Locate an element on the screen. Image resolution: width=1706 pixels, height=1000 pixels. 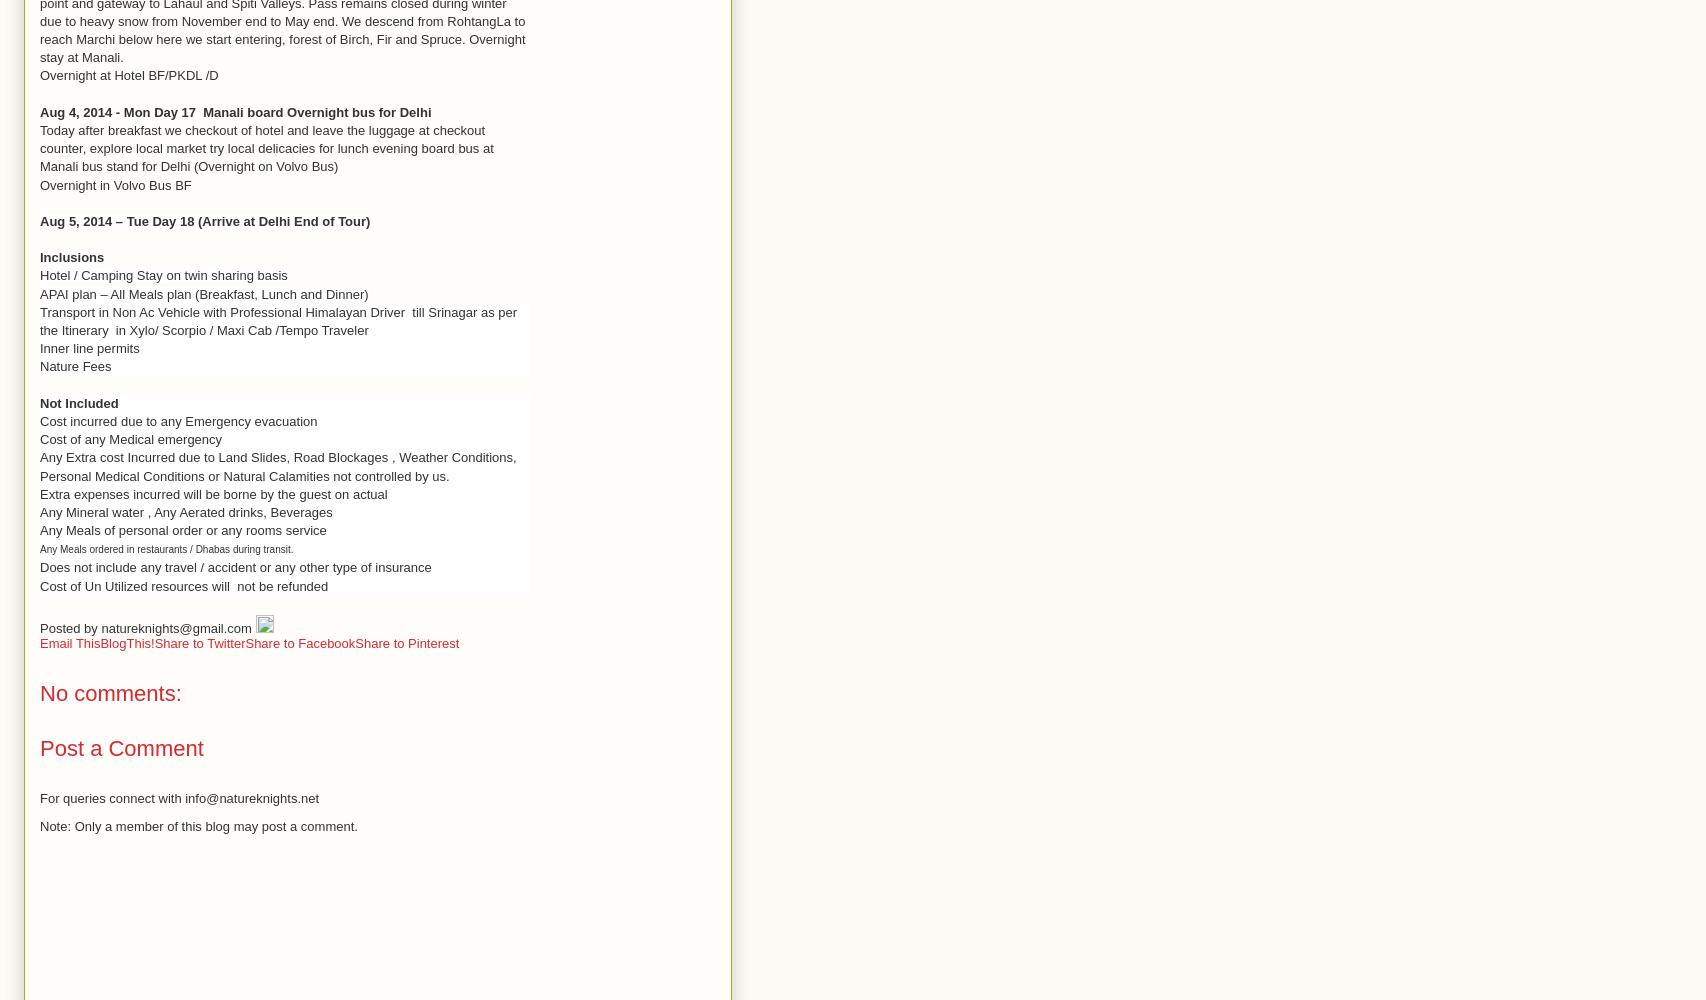
'BlogThis!' is located at coordinates (126, 643).